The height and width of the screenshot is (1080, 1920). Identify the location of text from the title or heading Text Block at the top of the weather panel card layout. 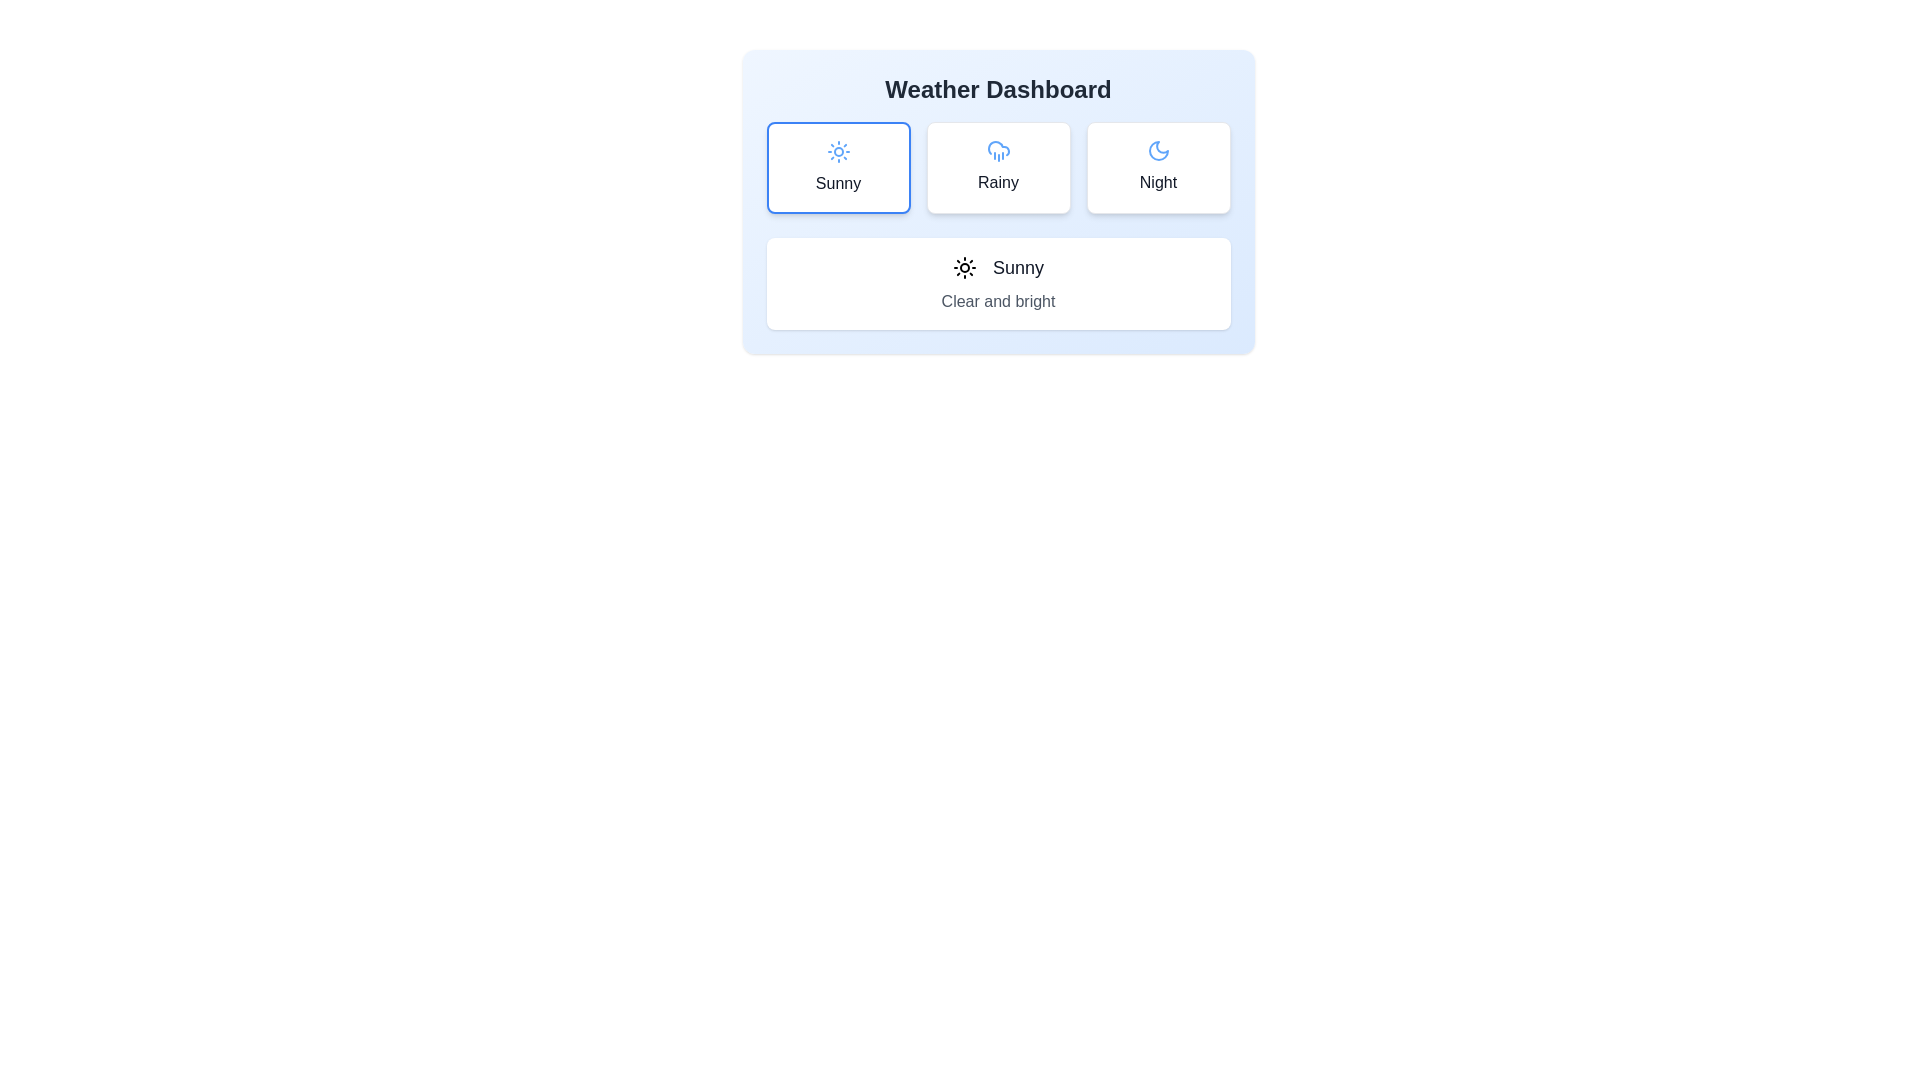
(998, 88).